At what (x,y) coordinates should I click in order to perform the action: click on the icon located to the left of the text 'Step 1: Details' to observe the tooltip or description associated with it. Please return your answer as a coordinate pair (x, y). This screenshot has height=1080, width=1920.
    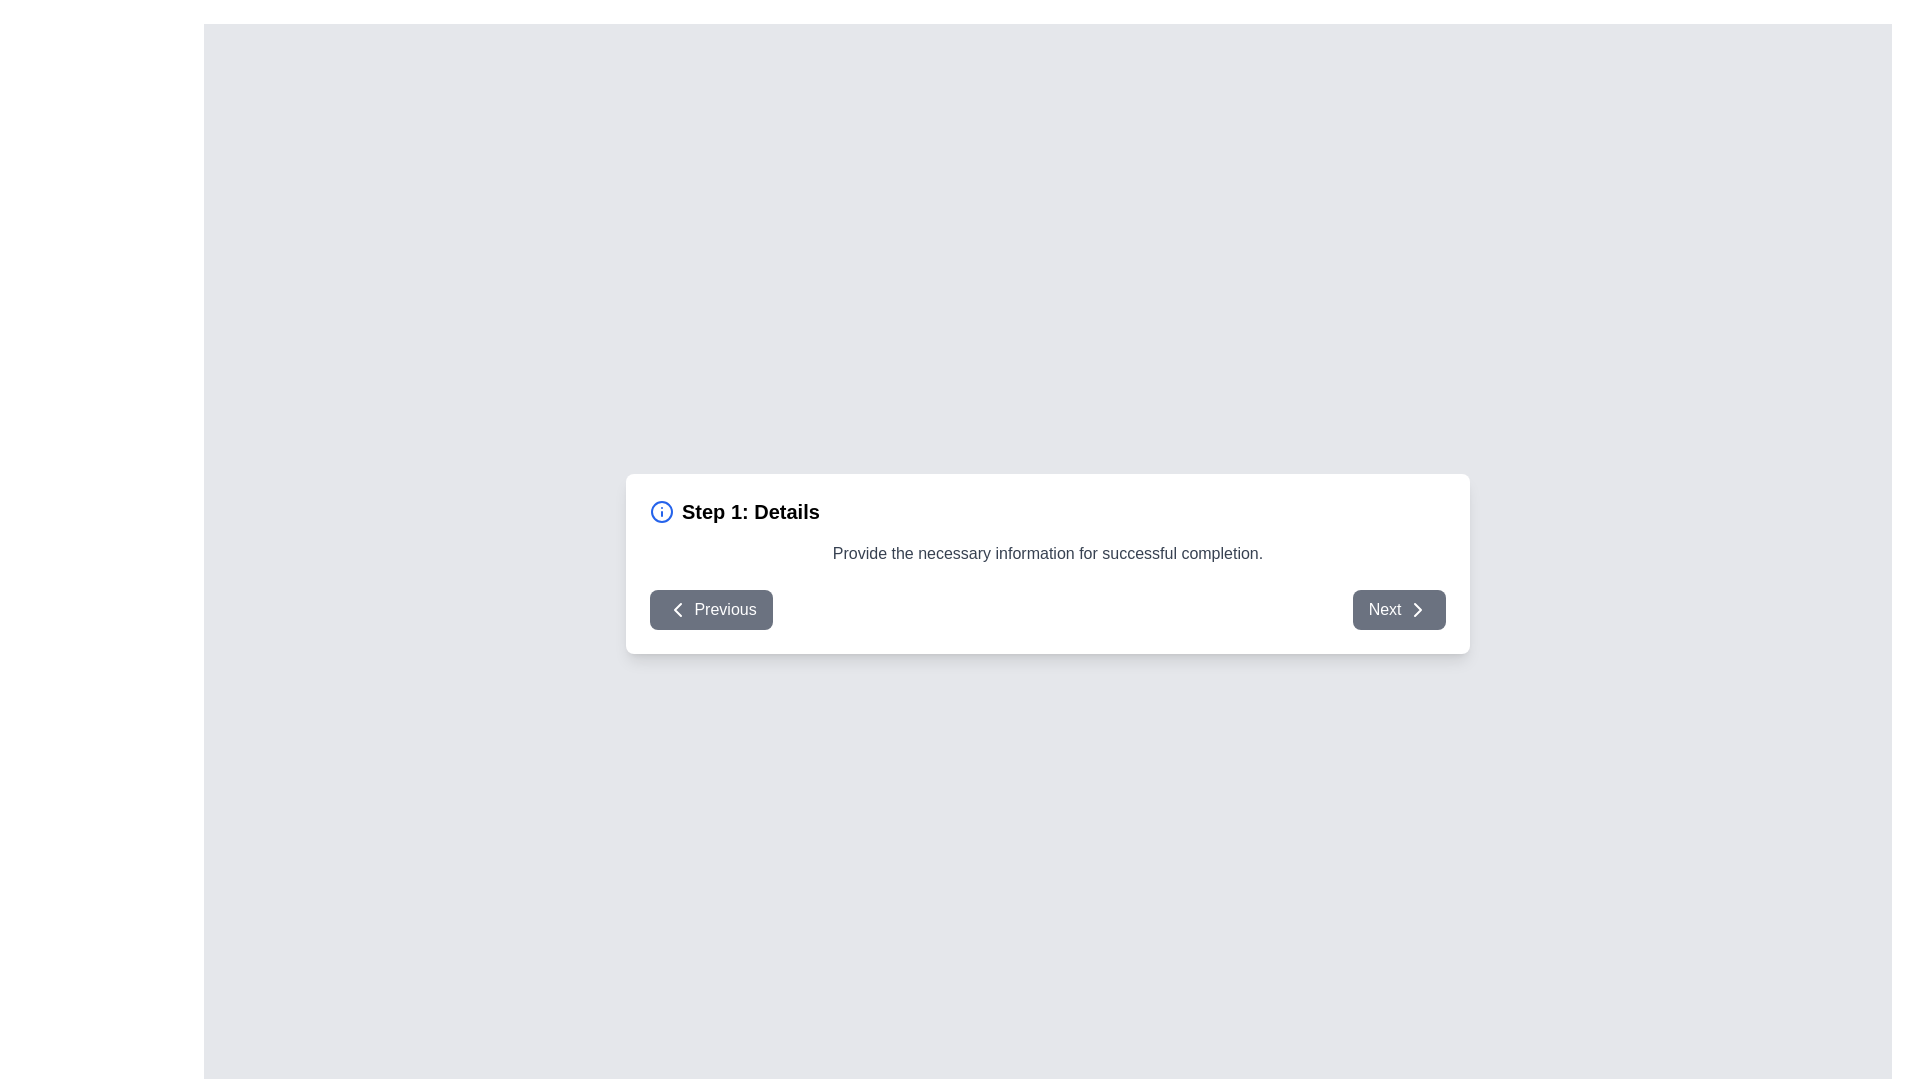
    Looking at the image, I should click on (662, 509).